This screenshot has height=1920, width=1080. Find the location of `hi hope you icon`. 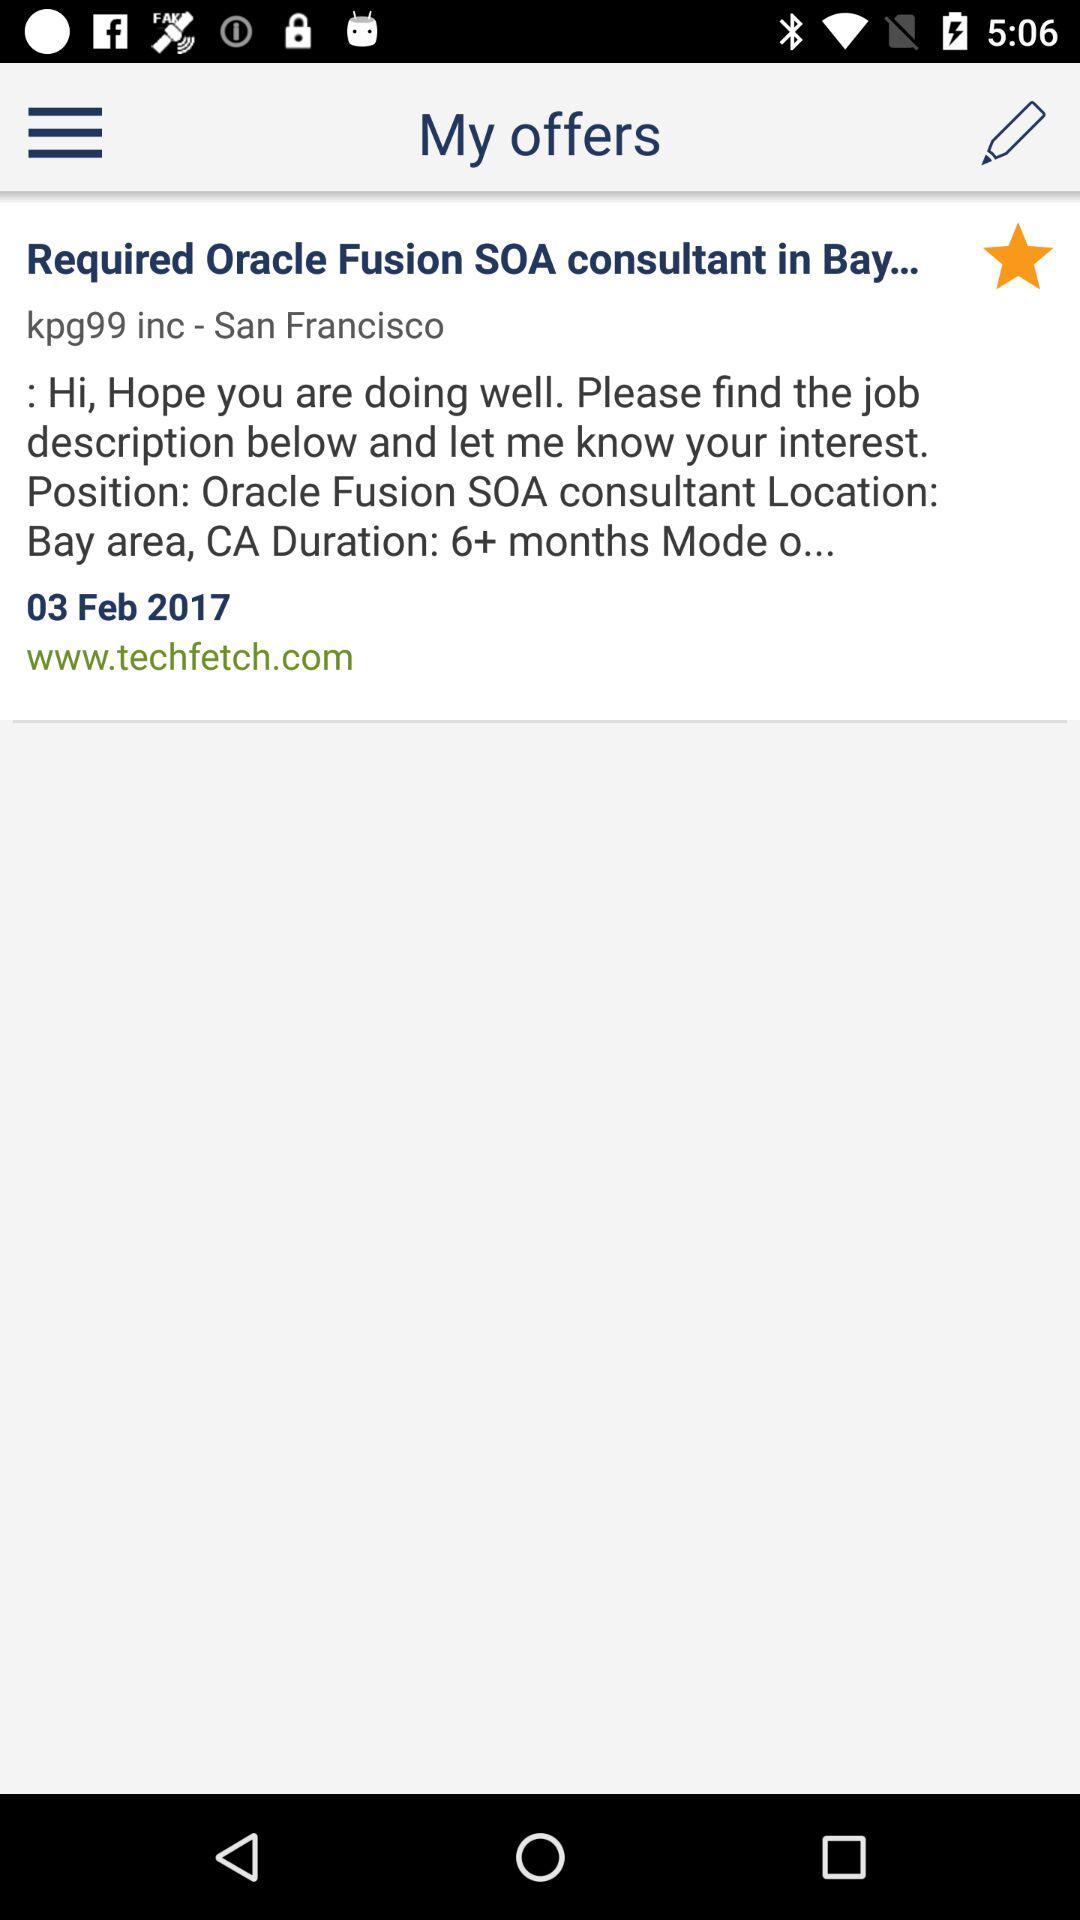

hi hope you icon is located at coordinates (519, 464).